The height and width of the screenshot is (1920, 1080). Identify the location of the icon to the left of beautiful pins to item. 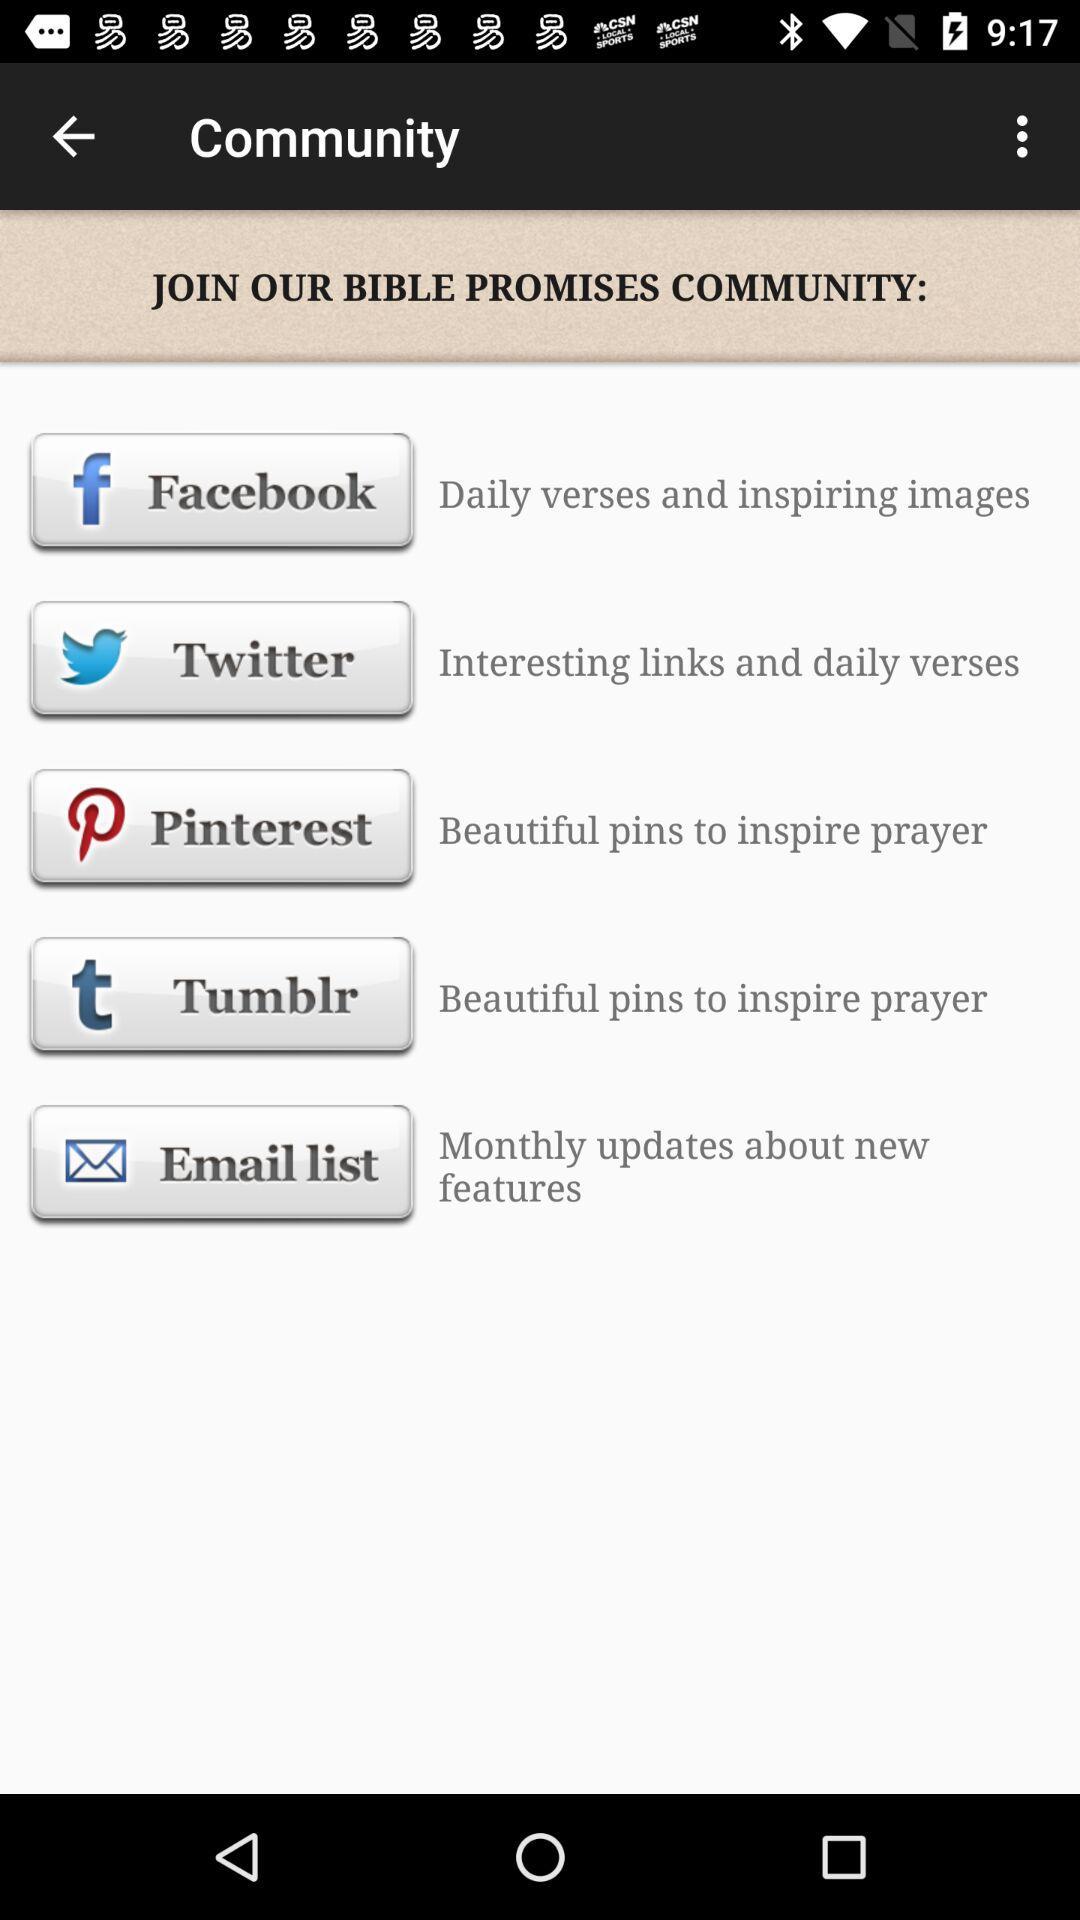
(222, 829).